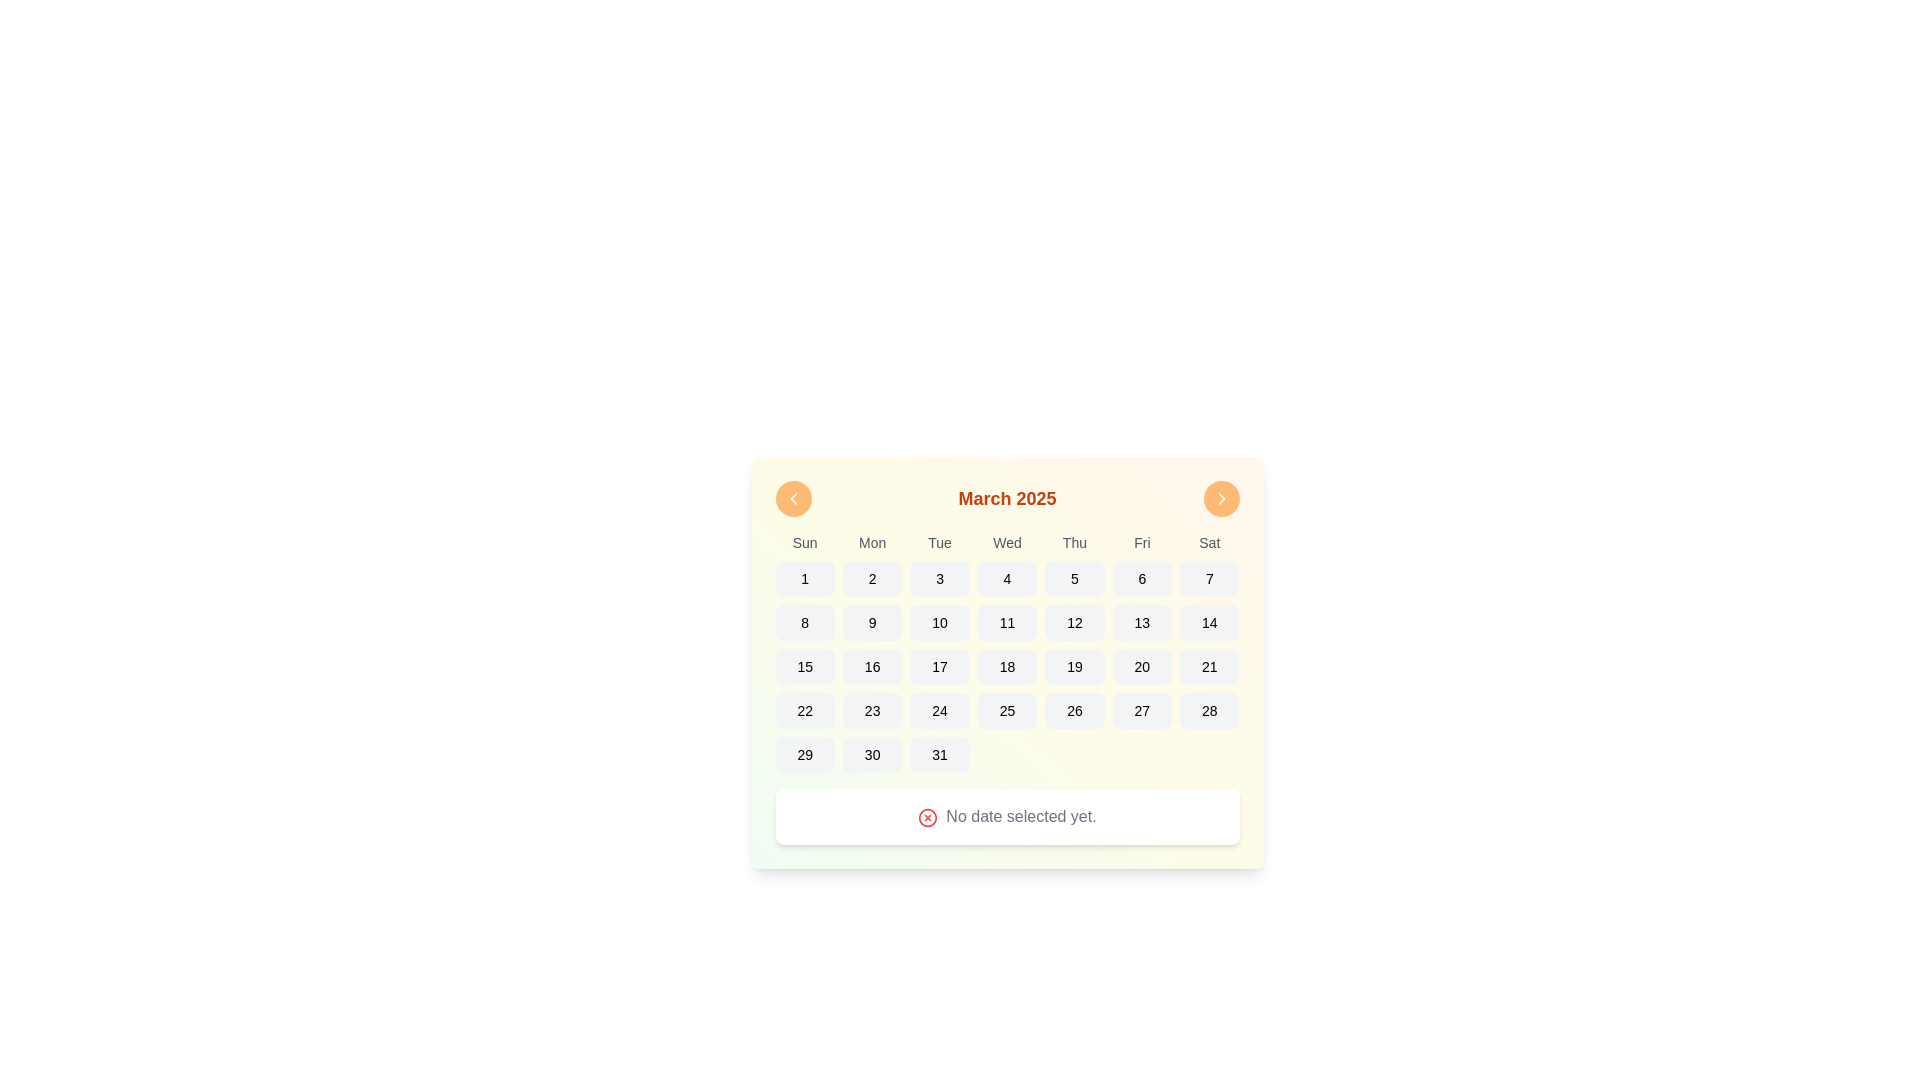 The height and width of the screenshot is (1080, 1920). Describe the element at coordinates (1007, 667) in the screenshot. I see `the button representing the 18th day of the month in the calendar interface` at that location.